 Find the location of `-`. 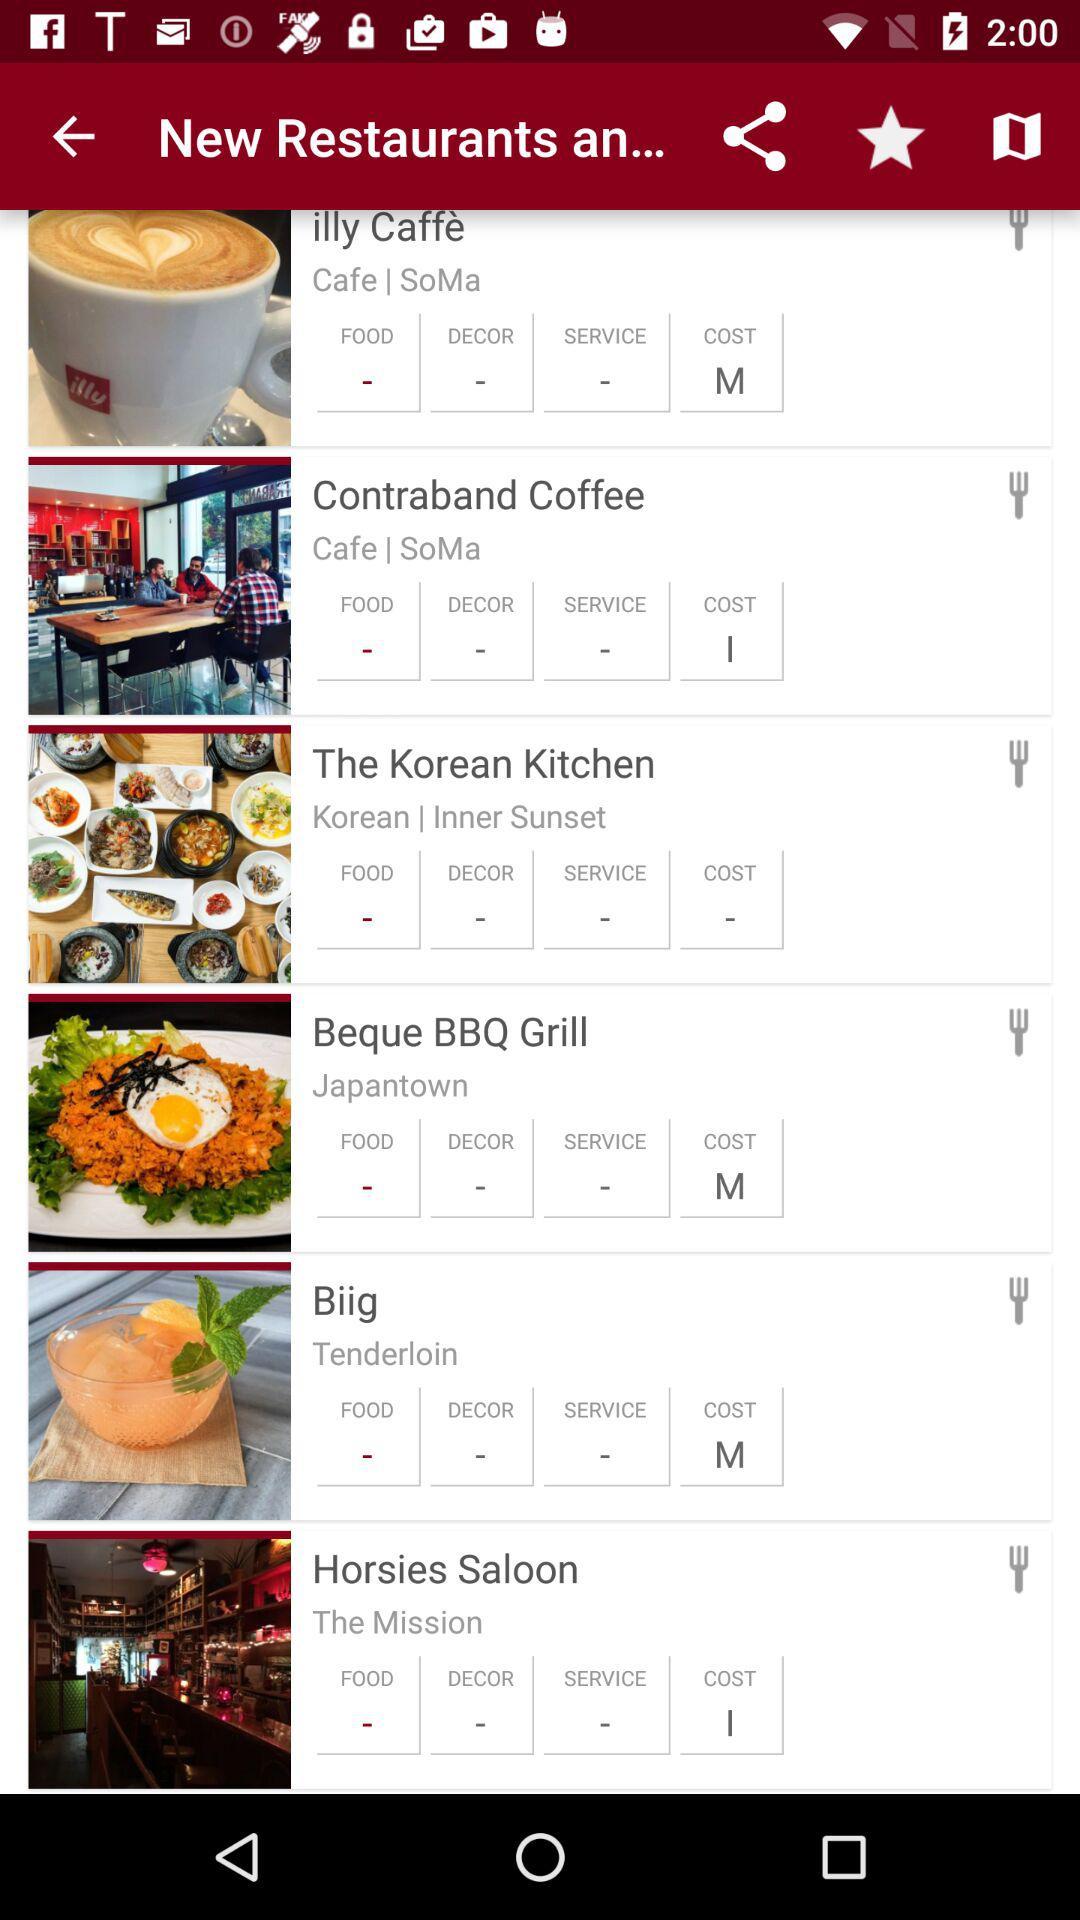

- is located at coordinates (480, 1721).